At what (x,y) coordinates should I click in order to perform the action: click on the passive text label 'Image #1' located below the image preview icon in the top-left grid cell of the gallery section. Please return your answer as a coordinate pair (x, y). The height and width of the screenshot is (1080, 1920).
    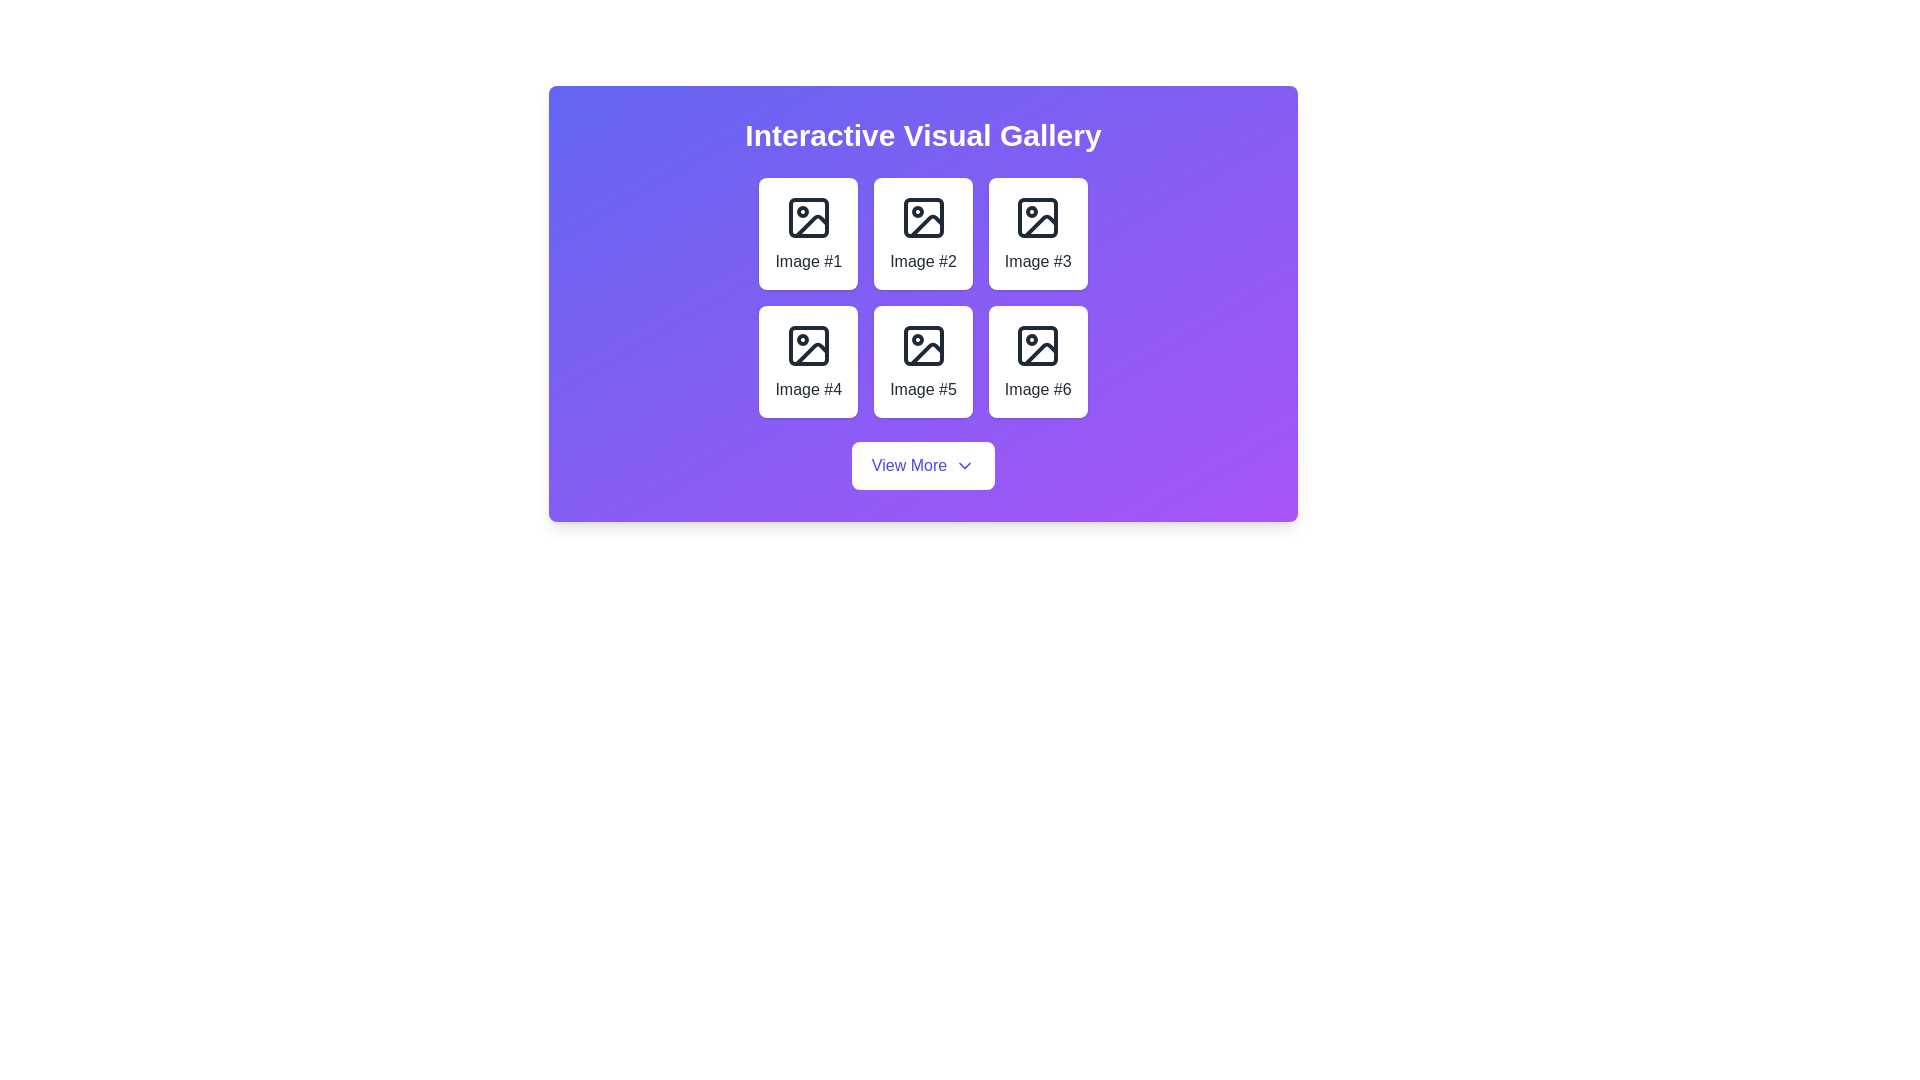
    Looking at the image, I should click on (808, 261).